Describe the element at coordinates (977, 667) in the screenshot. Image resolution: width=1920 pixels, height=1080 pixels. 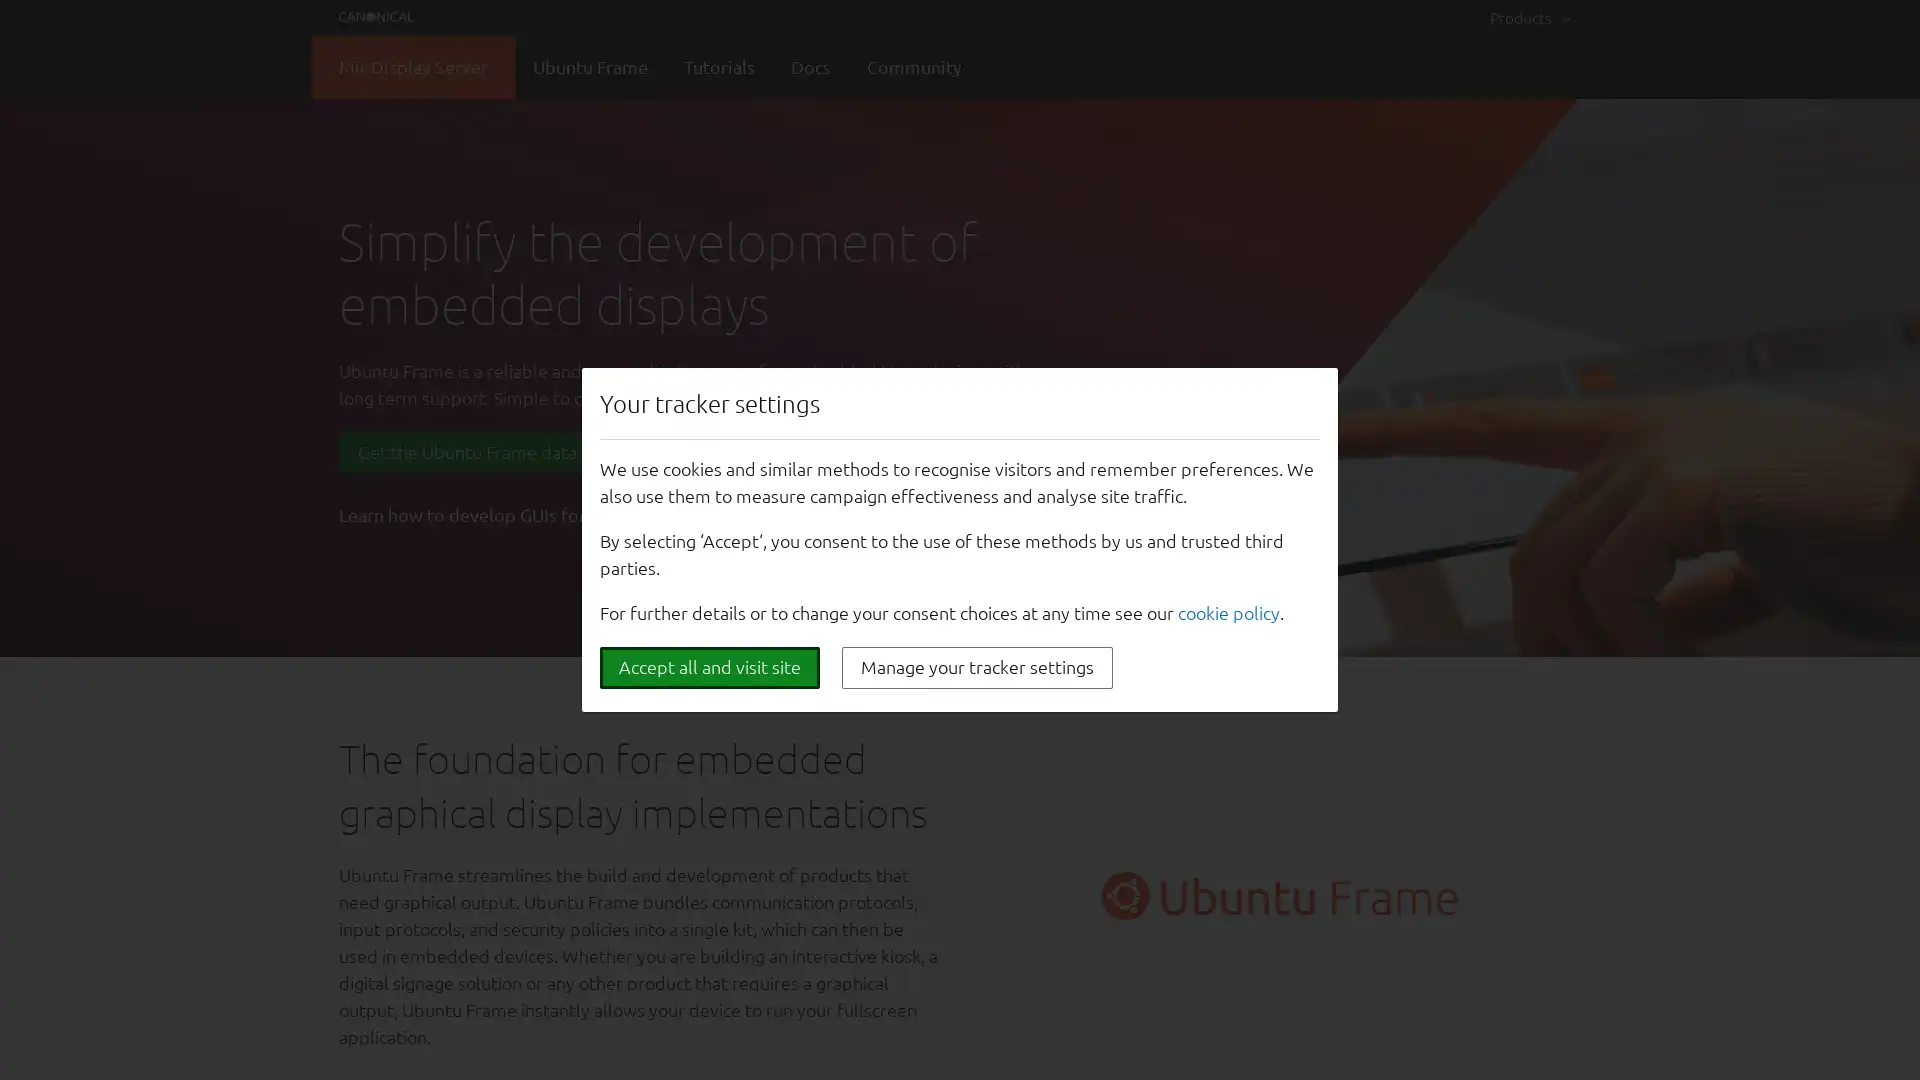
I see `Manage your tracker settings` at that location.